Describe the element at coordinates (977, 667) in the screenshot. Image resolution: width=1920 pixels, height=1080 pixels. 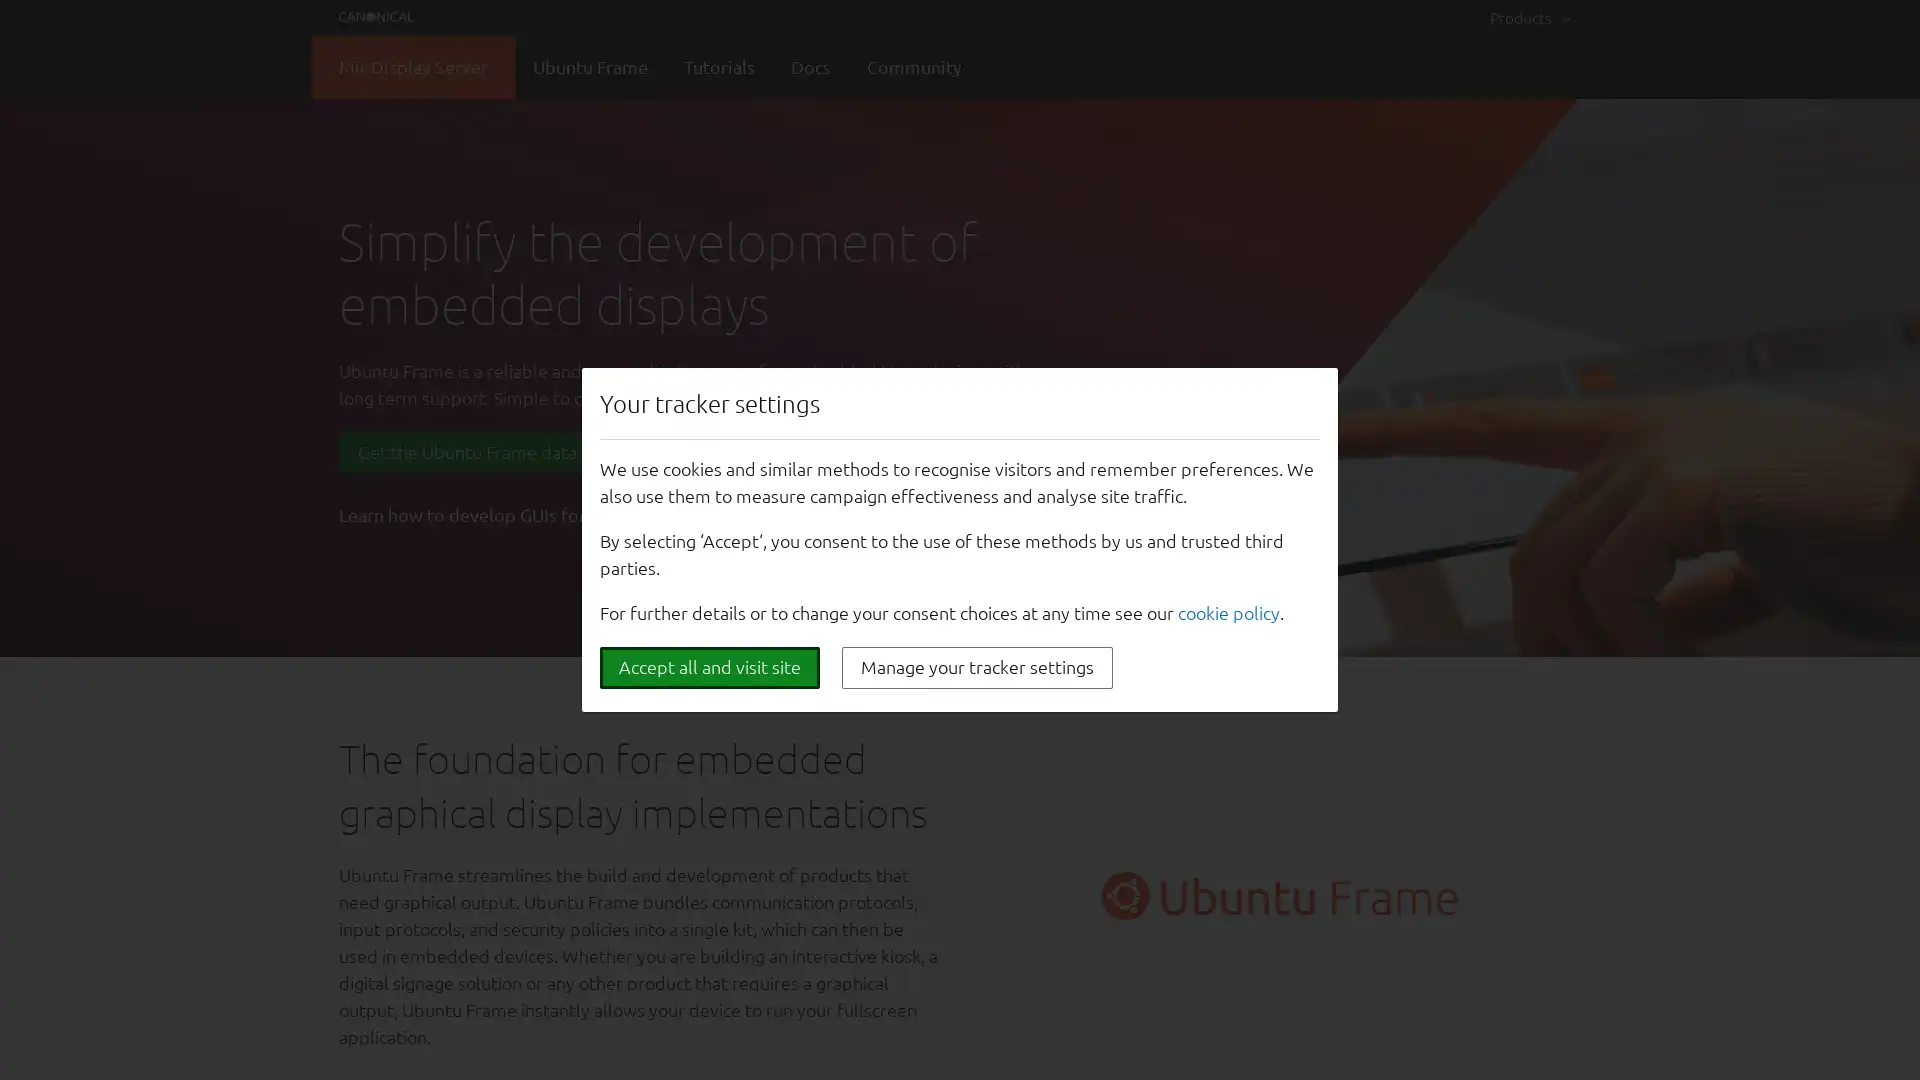
I see `Manage your tracker settings` at that location.